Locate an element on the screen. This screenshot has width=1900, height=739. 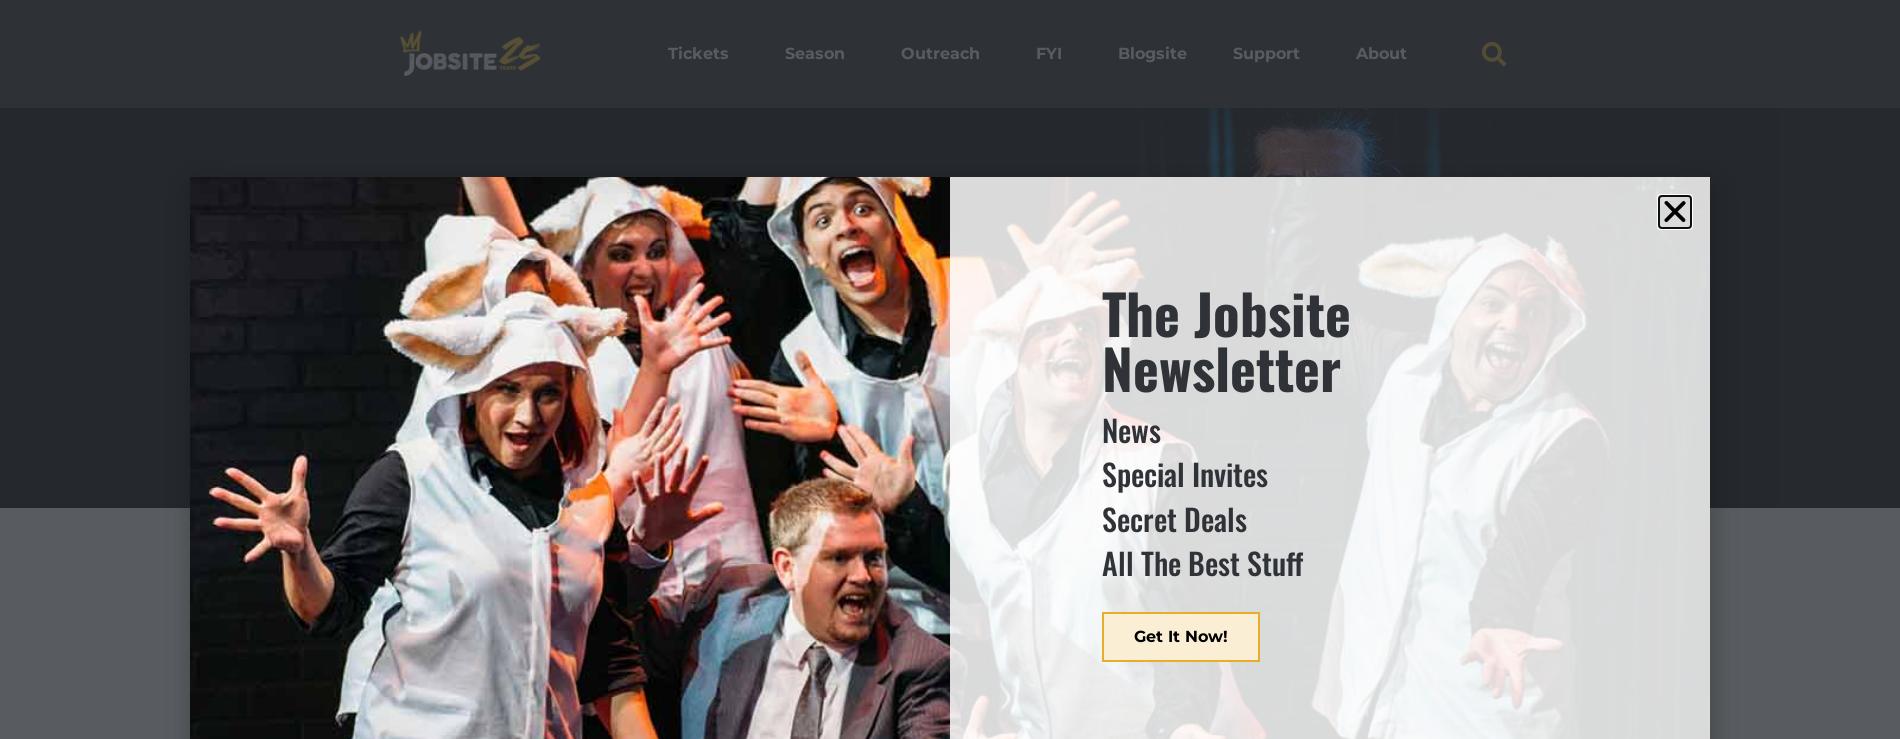
'Support' is located at coordinates (1265, 53).